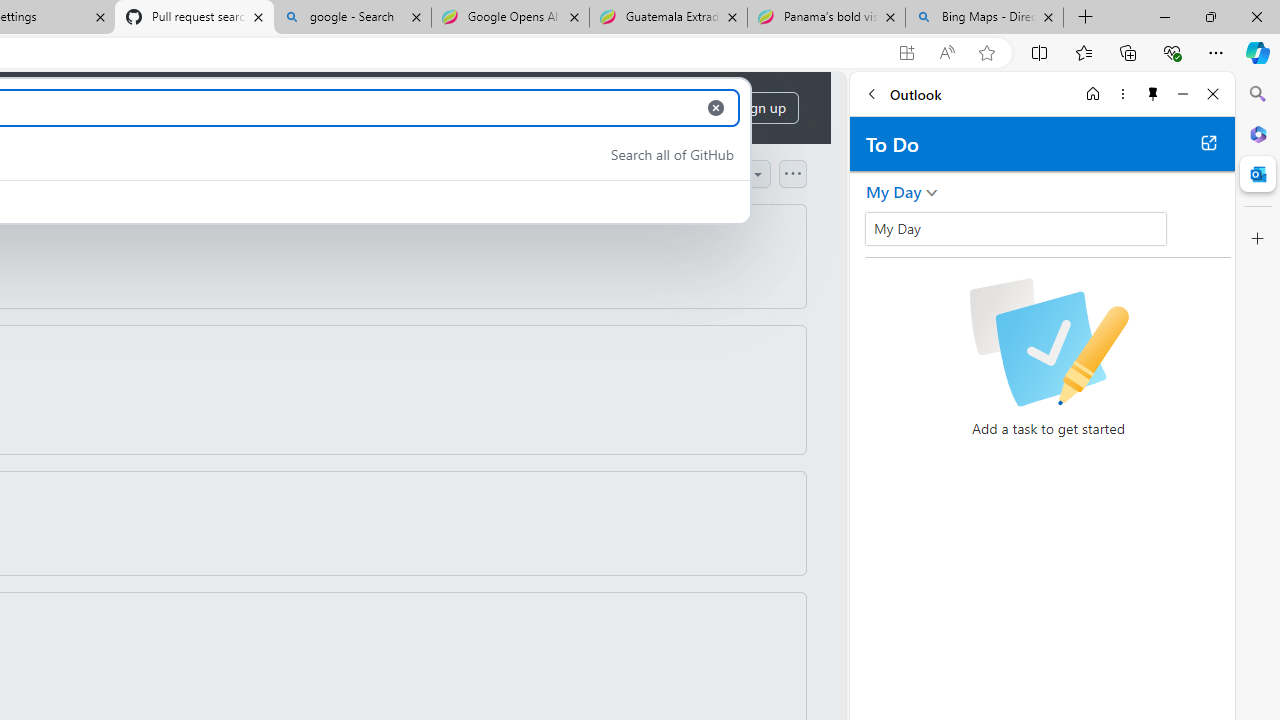 The height and width of the screenshot is (720, 1280). I want to click on 'Sign in', so click(680, 108).